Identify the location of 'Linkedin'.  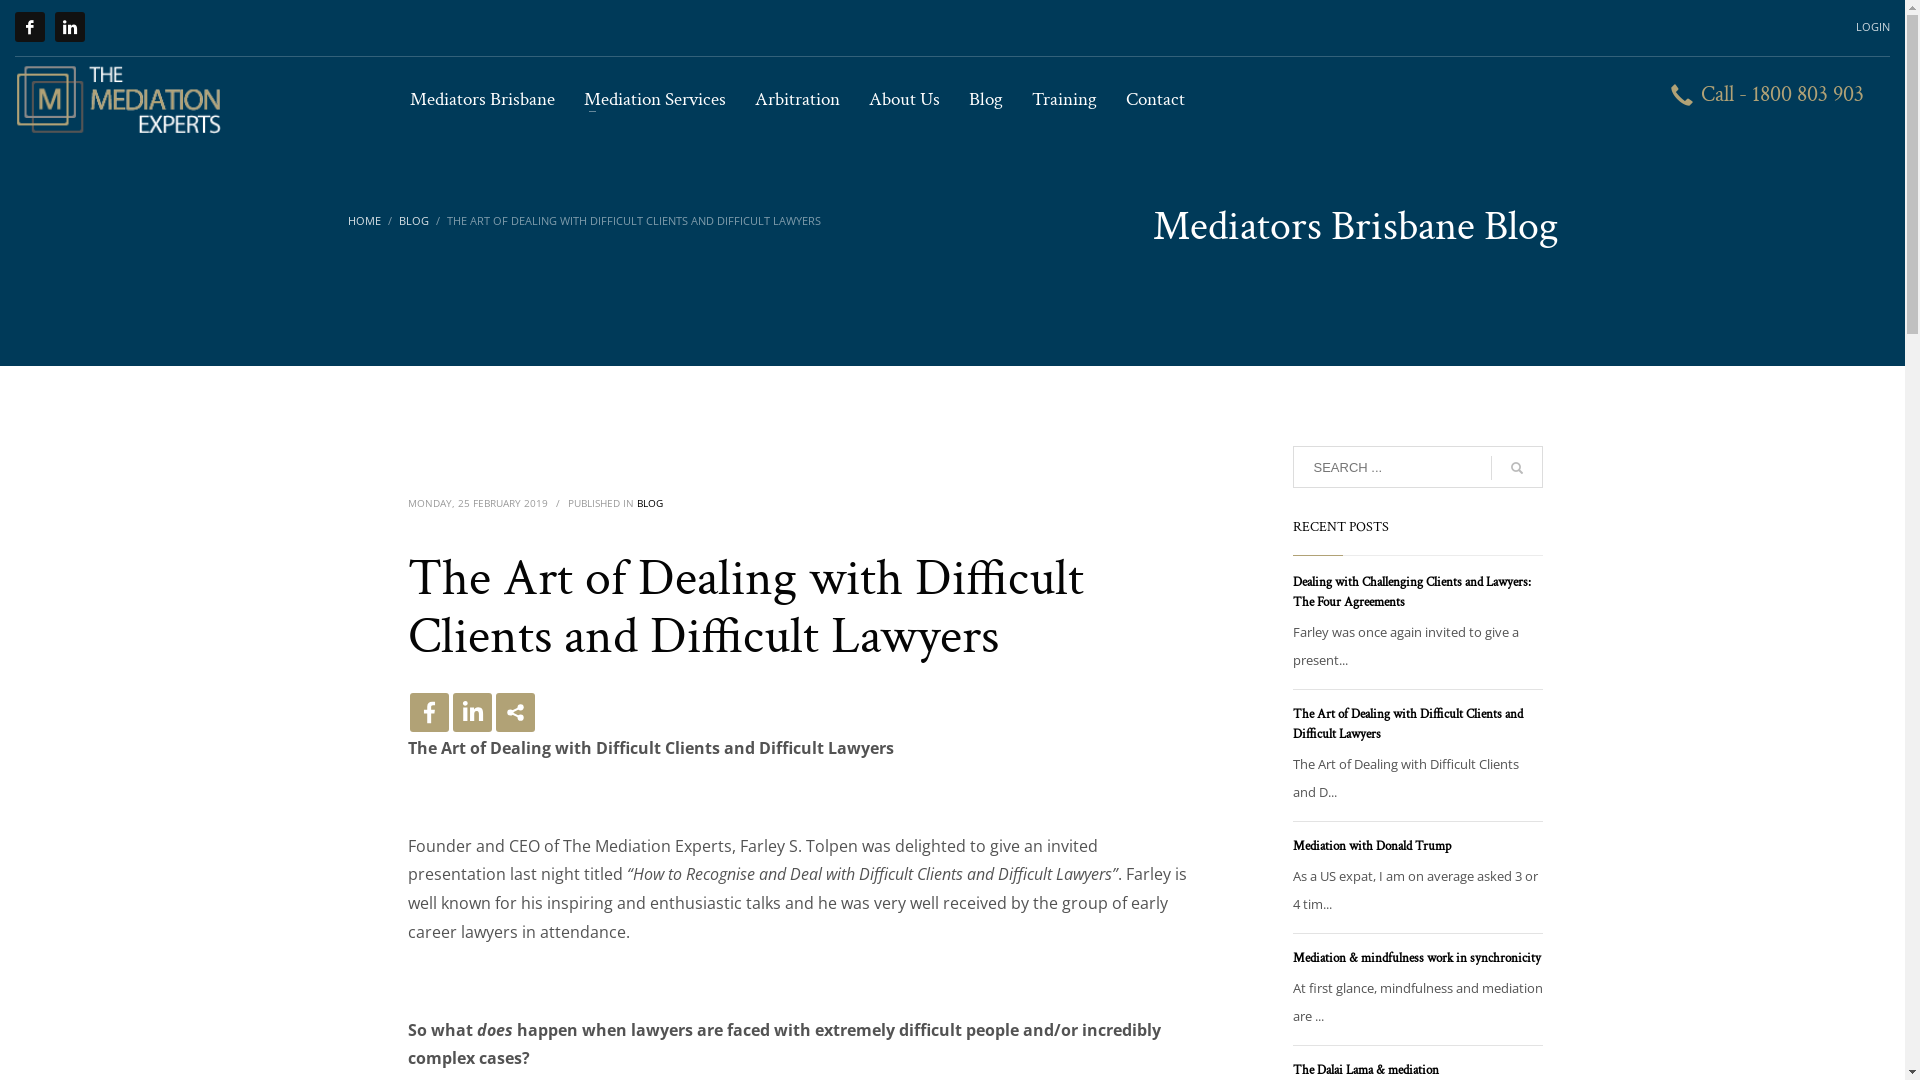
(470, 711).